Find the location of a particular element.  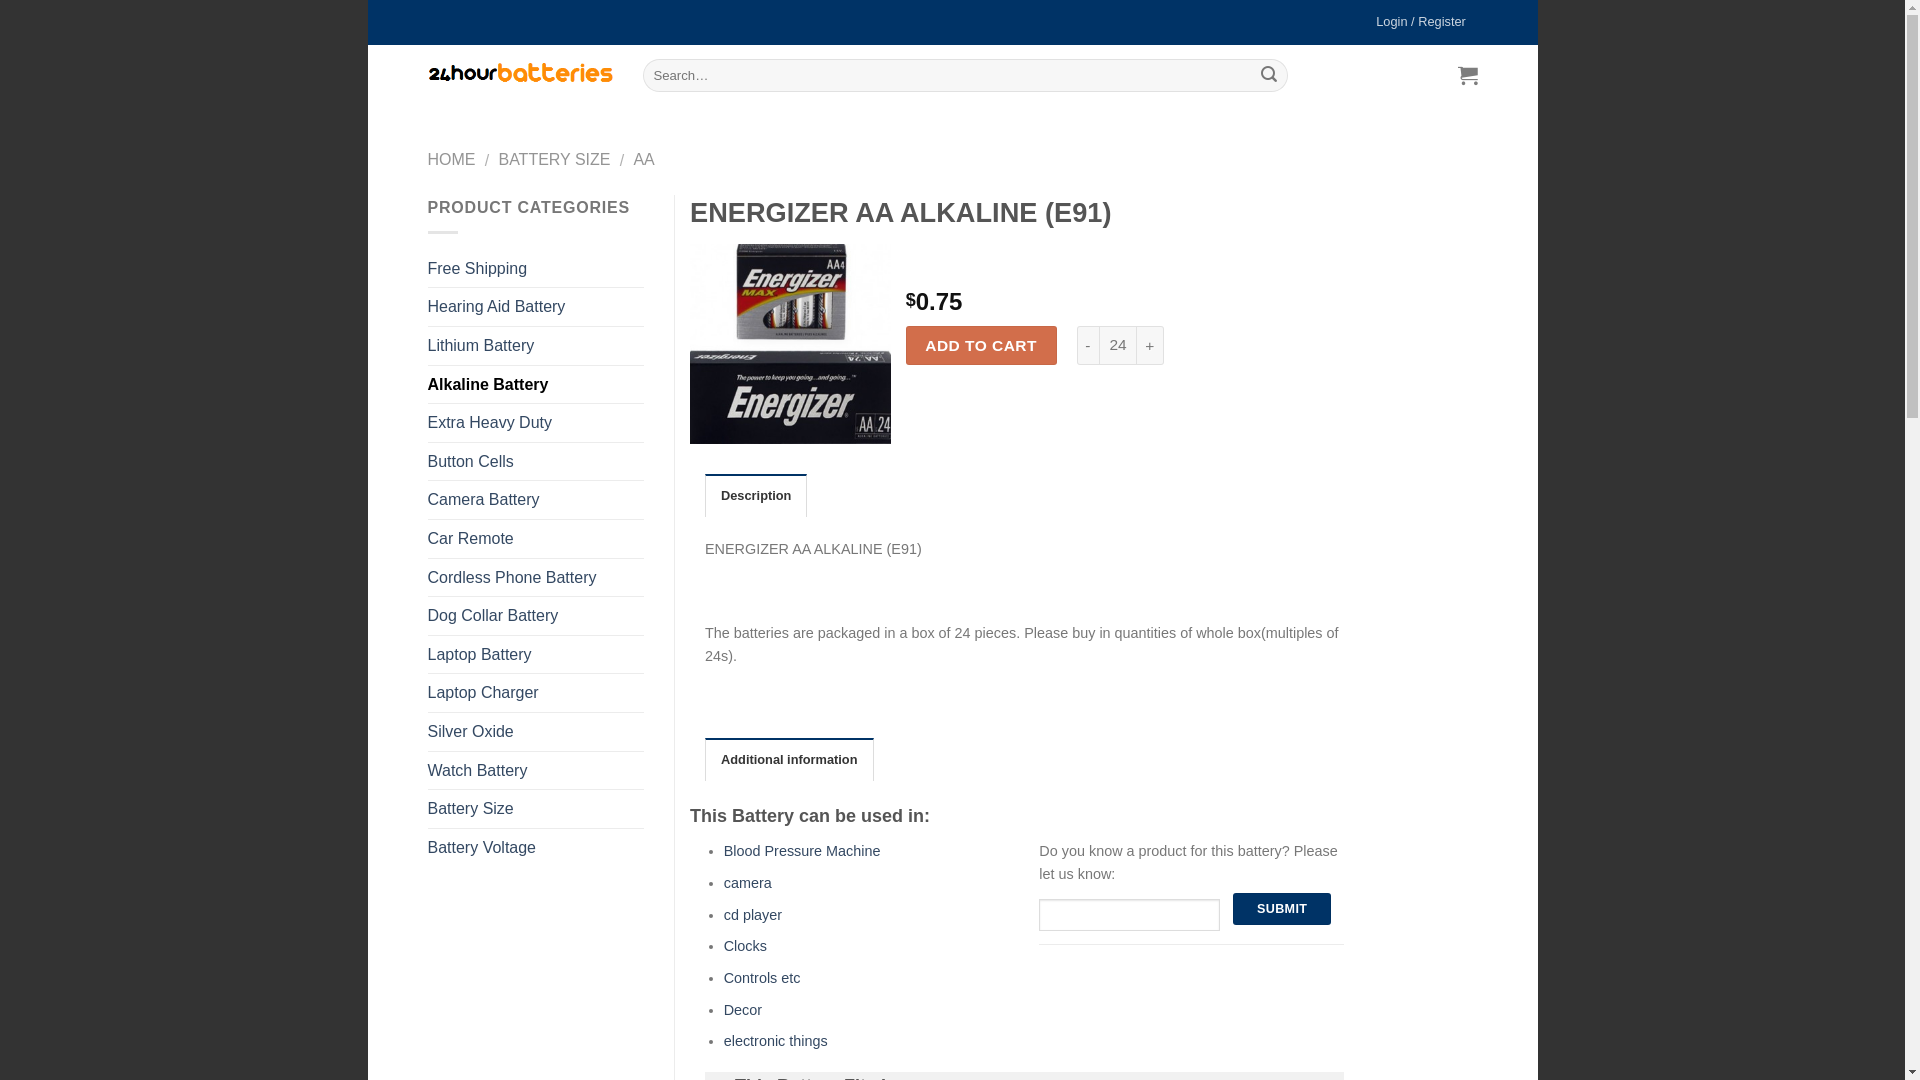

'HOME' is located at coordinates (450, 158).